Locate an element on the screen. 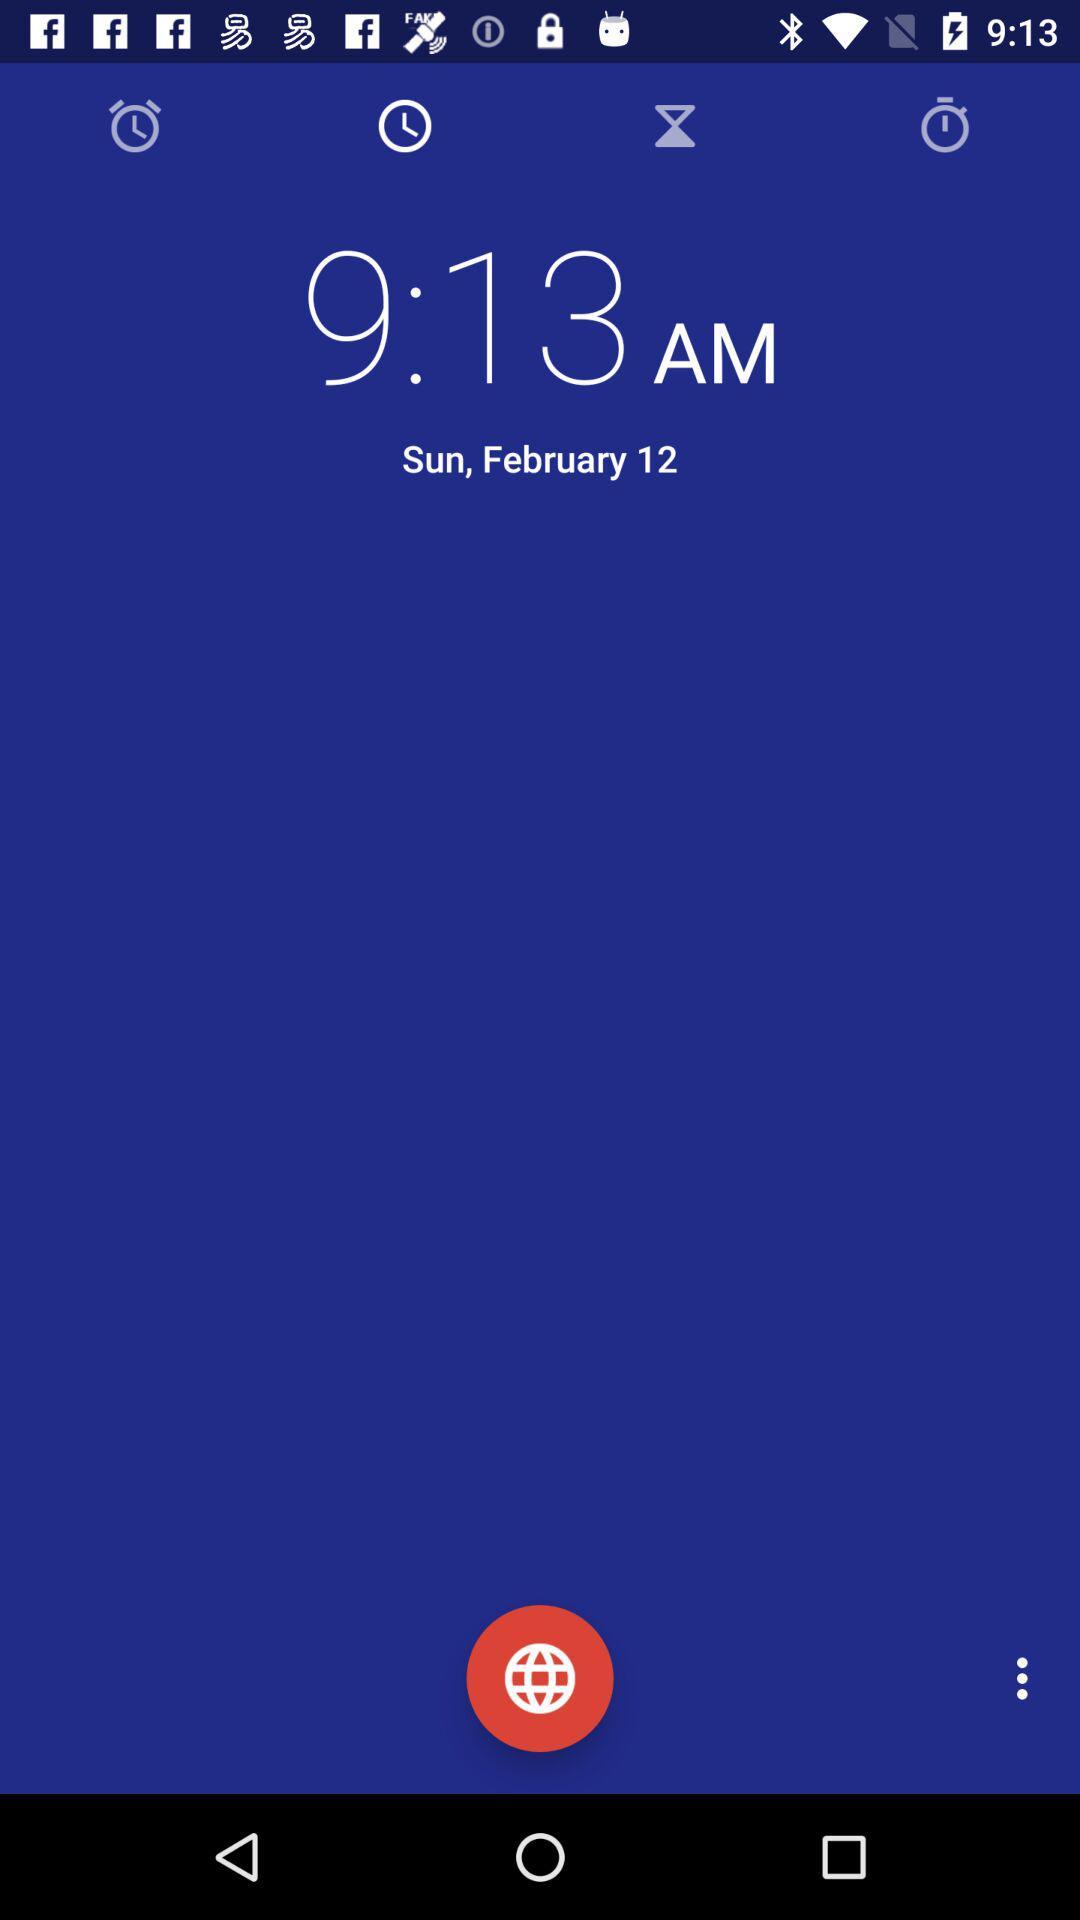  the icon above the sun, february 12 icon is located at coordinates (540, 310).